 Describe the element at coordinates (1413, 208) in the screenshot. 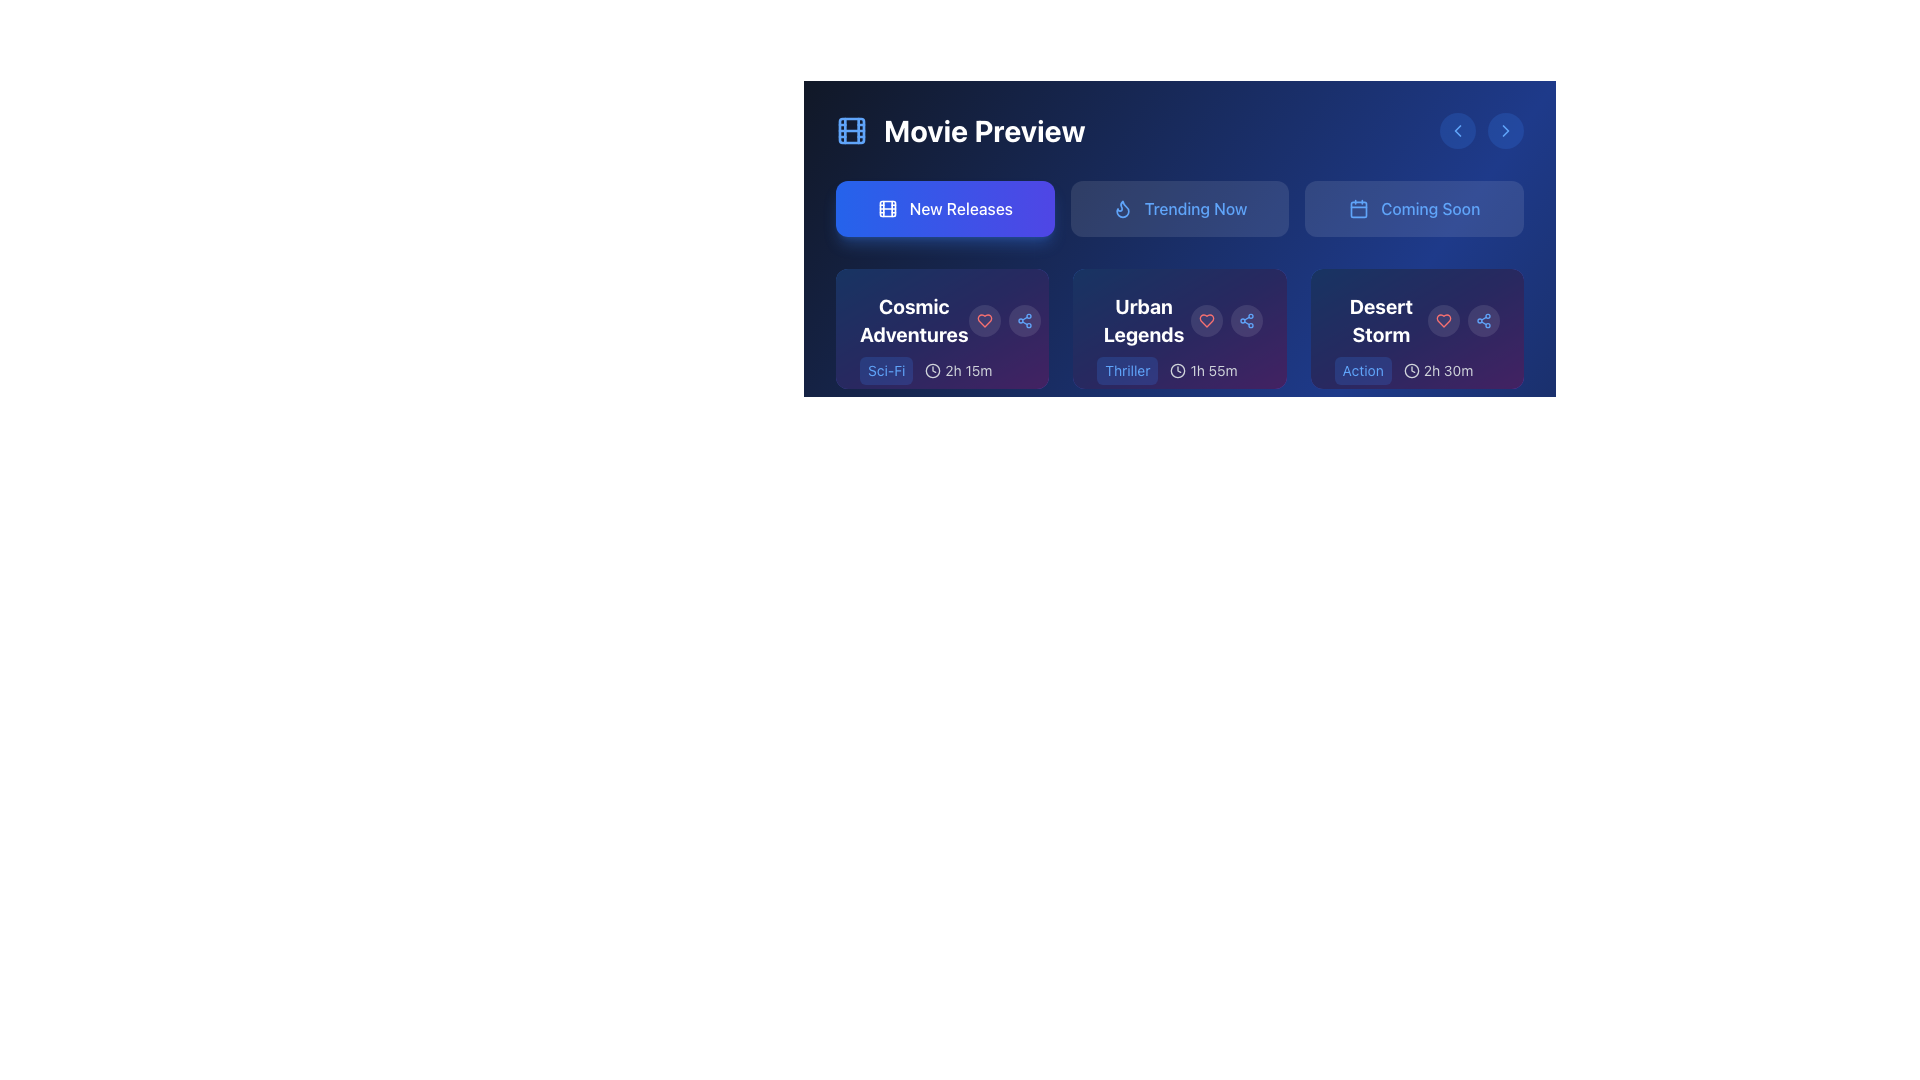

I see `the 'Coming Soon' button, which is the third button in a row of three buttons: 'New Releases', 'Trending Now', and 'Coming Soon', located on the right side of the interface` at that location.